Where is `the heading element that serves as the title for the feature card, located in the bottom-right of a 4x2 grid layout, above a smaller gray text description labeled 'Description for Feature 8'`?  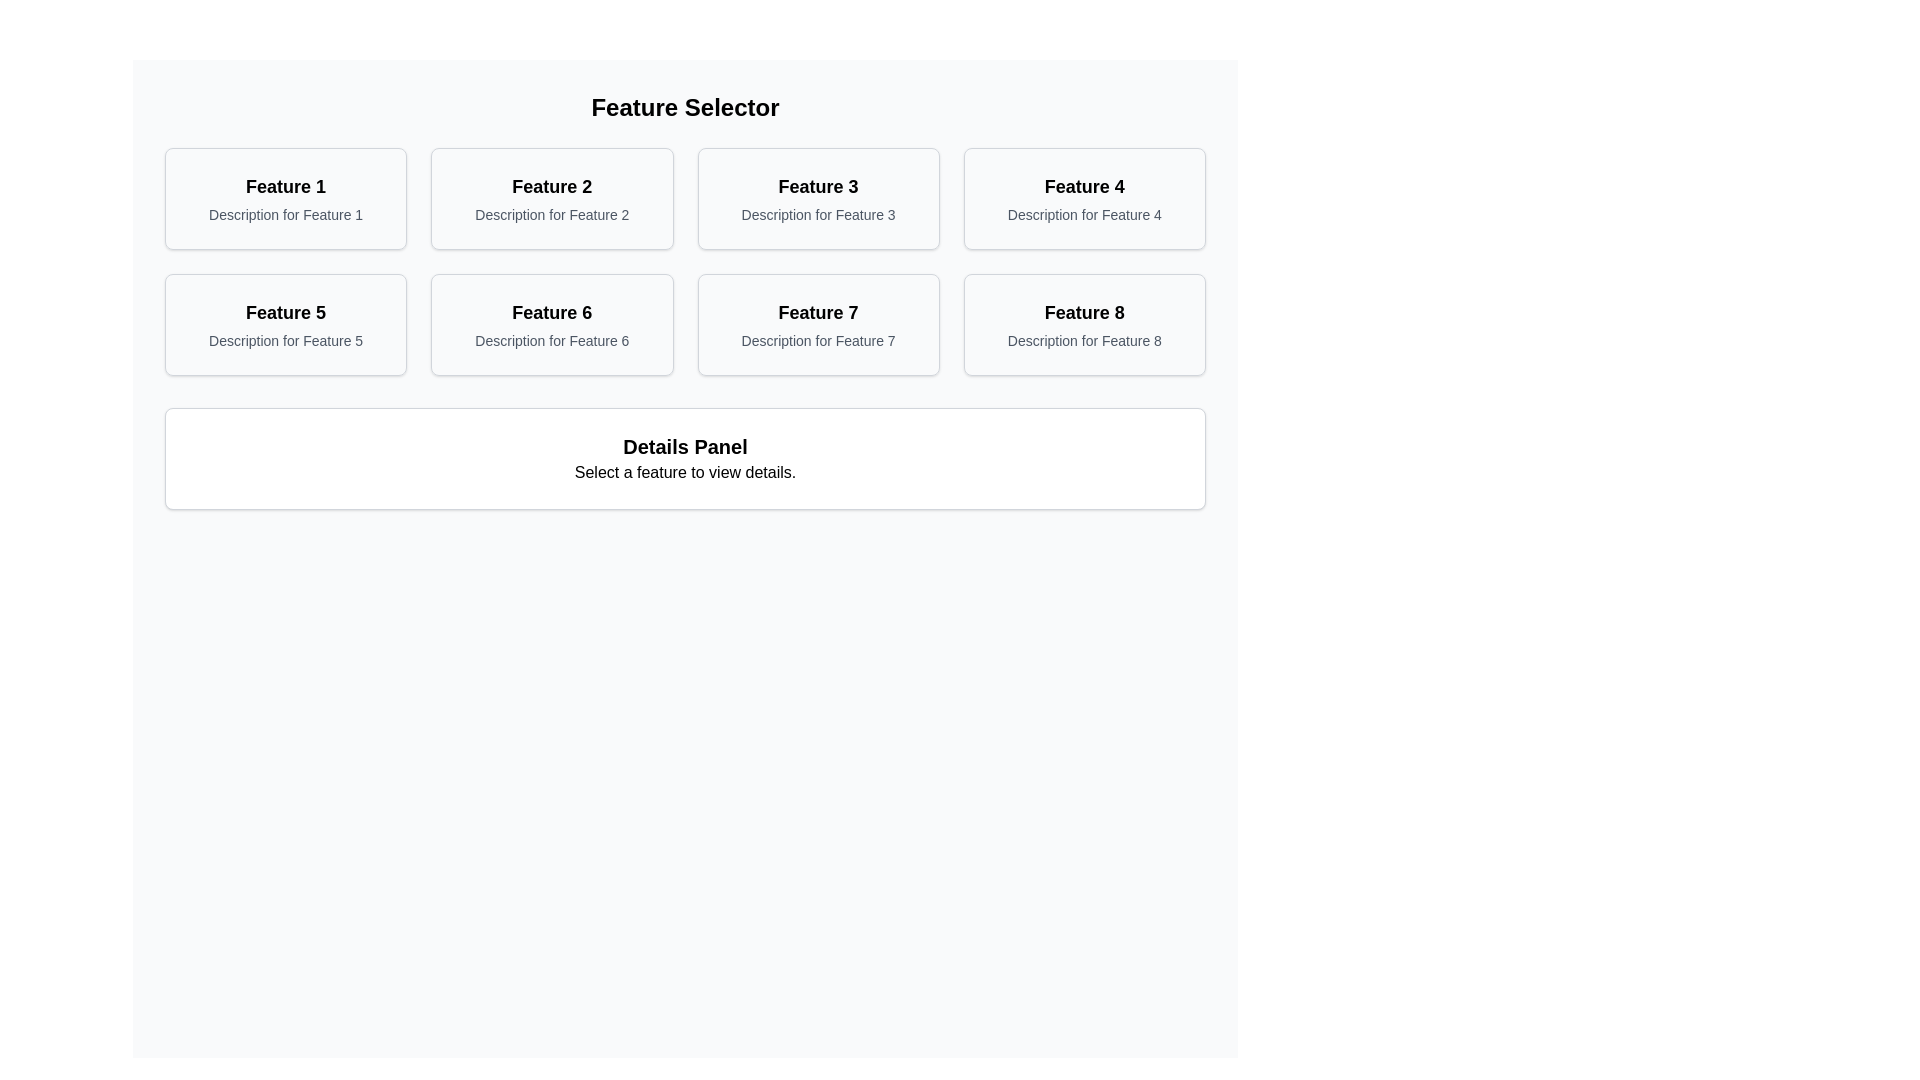
the heading element that serves as the title for the feature card, located in the bottom-right of a 4x2 grid layout, above a smaller gray text description labeled 'Description for Feature 8' is located at coordinates (1083, 312).